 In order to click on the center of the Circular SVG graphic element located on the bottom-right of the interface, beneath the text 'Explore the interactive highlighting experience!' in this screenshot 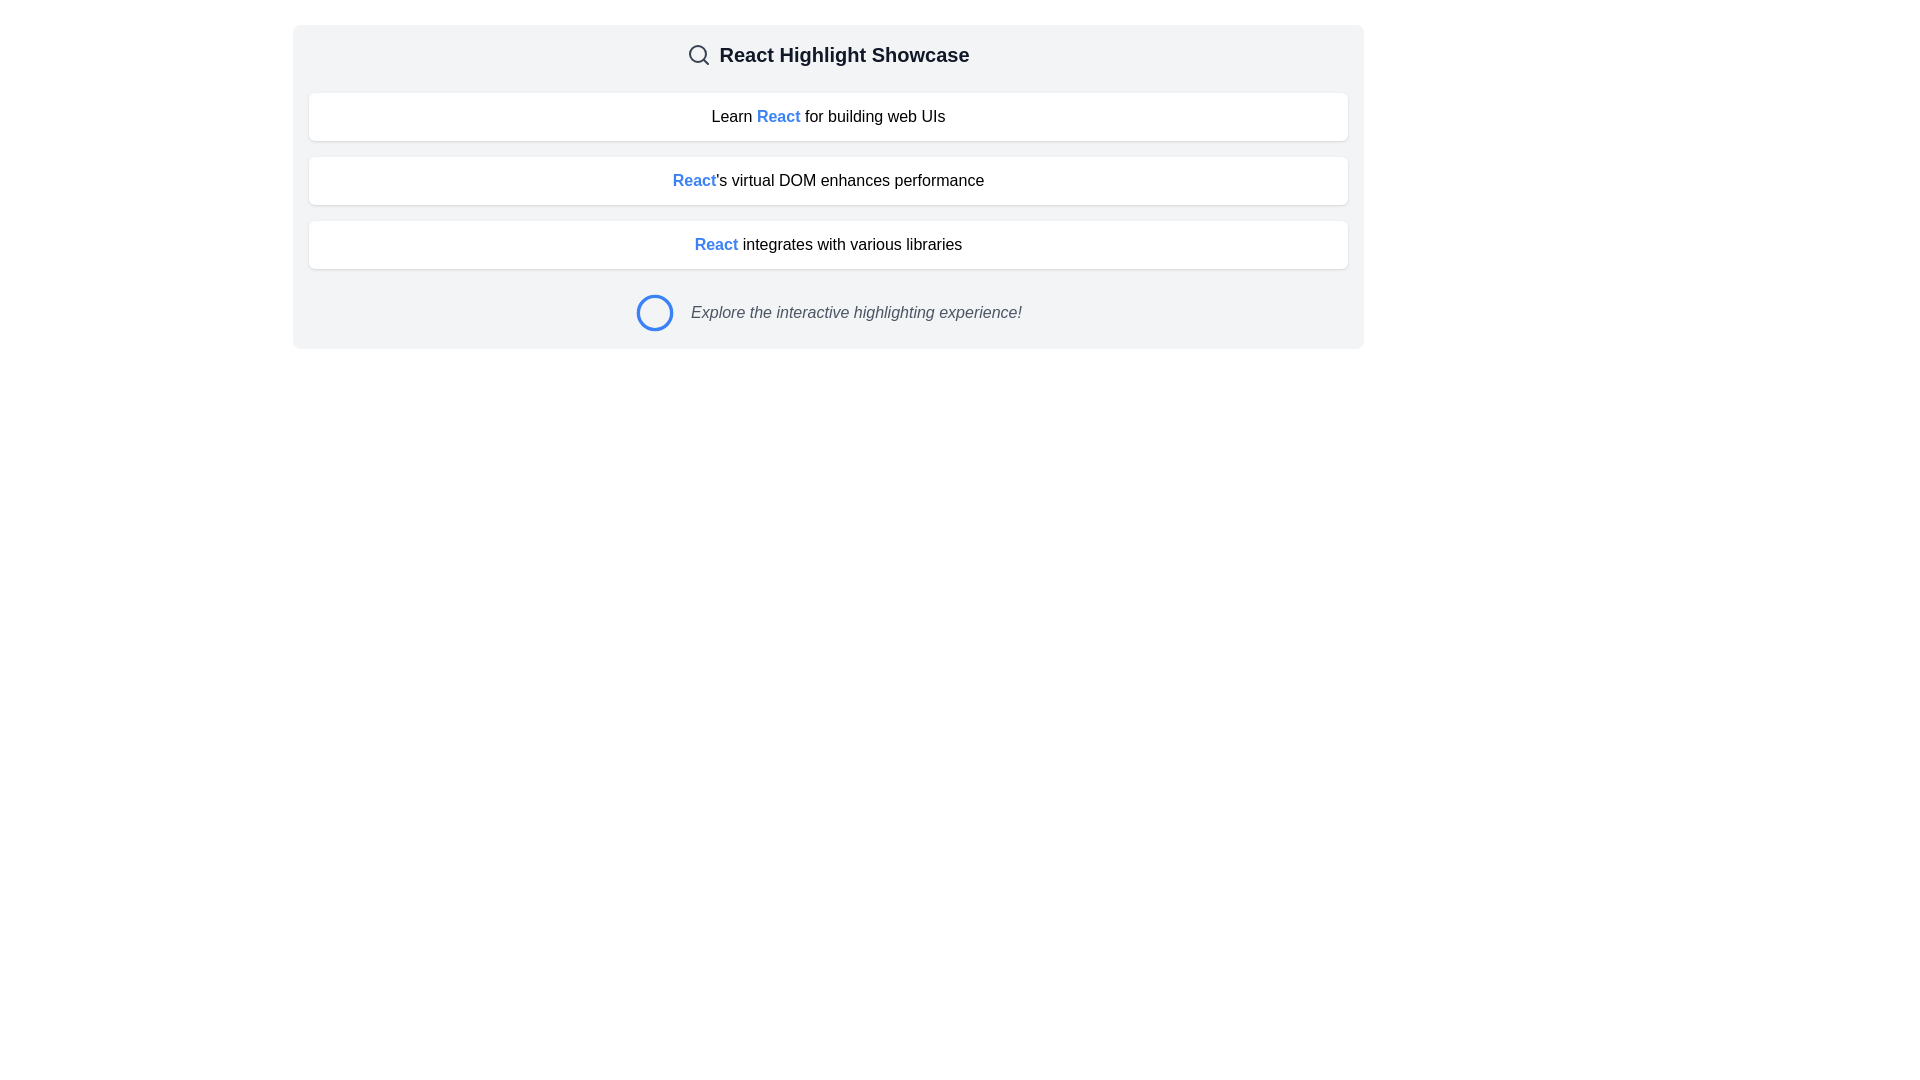, I will do `click(655, 312)`.